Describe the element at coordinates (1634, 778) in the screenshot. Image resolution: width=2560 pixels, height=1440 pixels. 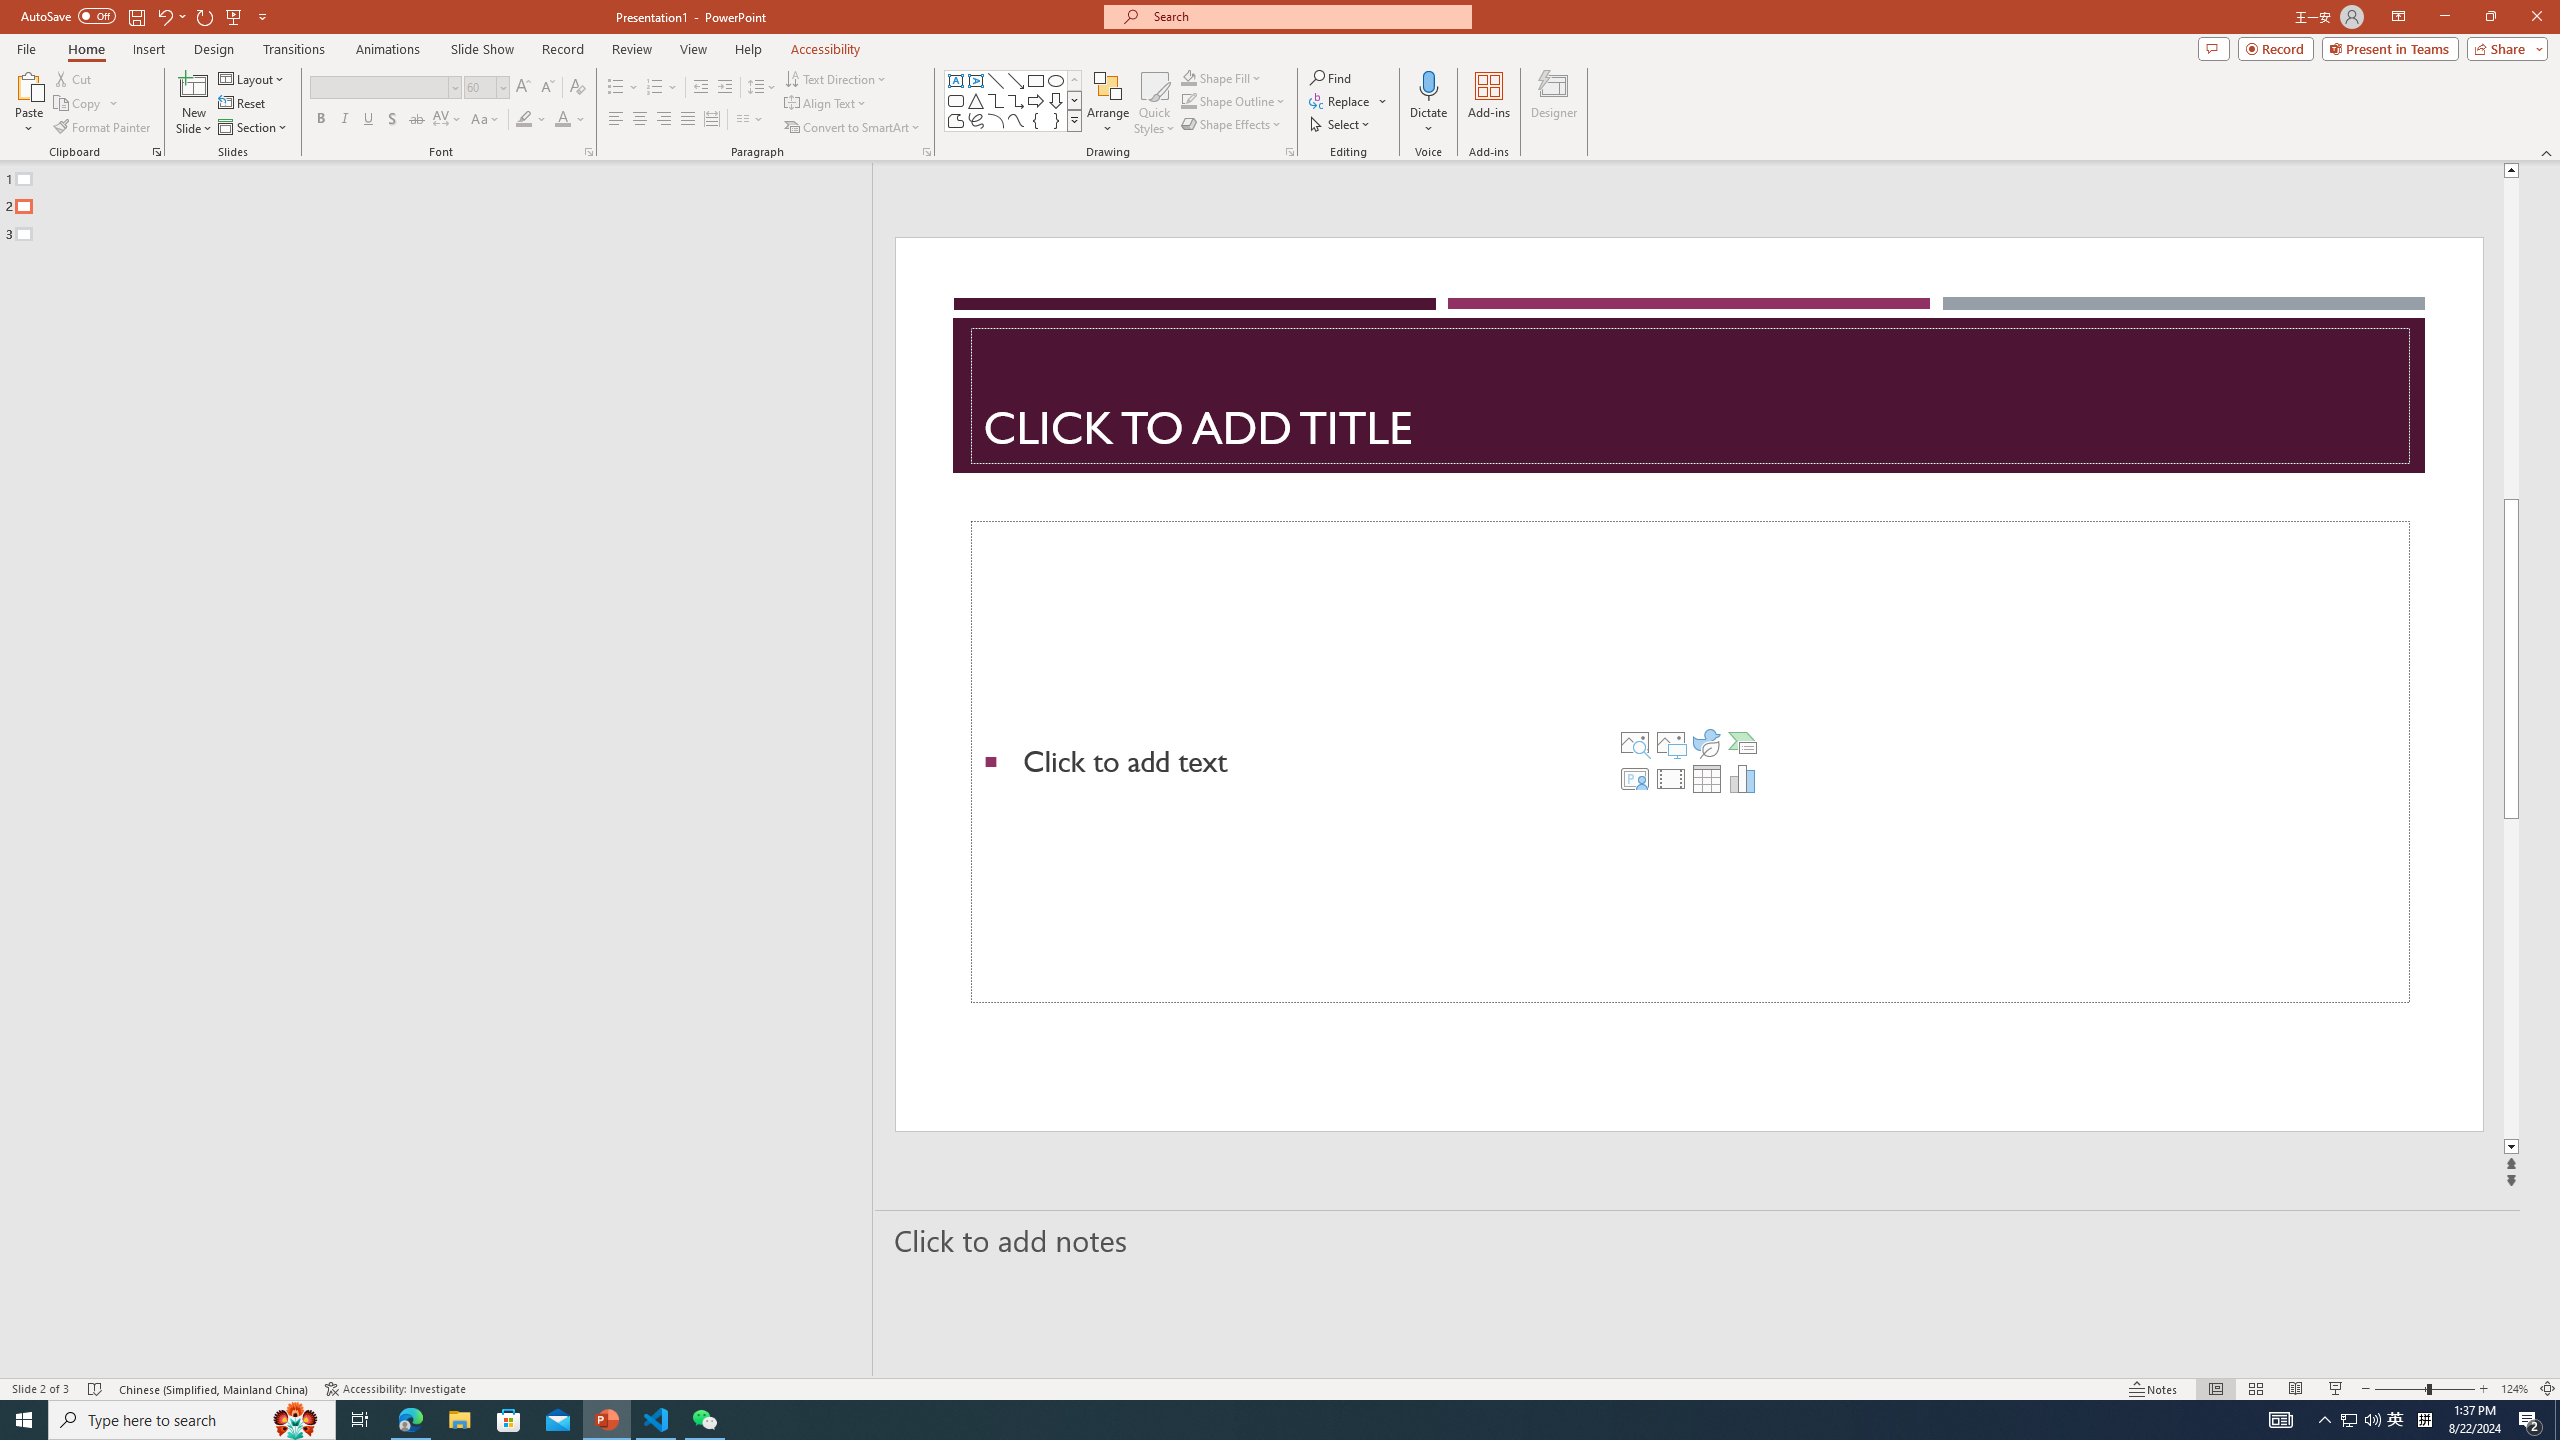
I see `'Insert Cameo'` at that location.